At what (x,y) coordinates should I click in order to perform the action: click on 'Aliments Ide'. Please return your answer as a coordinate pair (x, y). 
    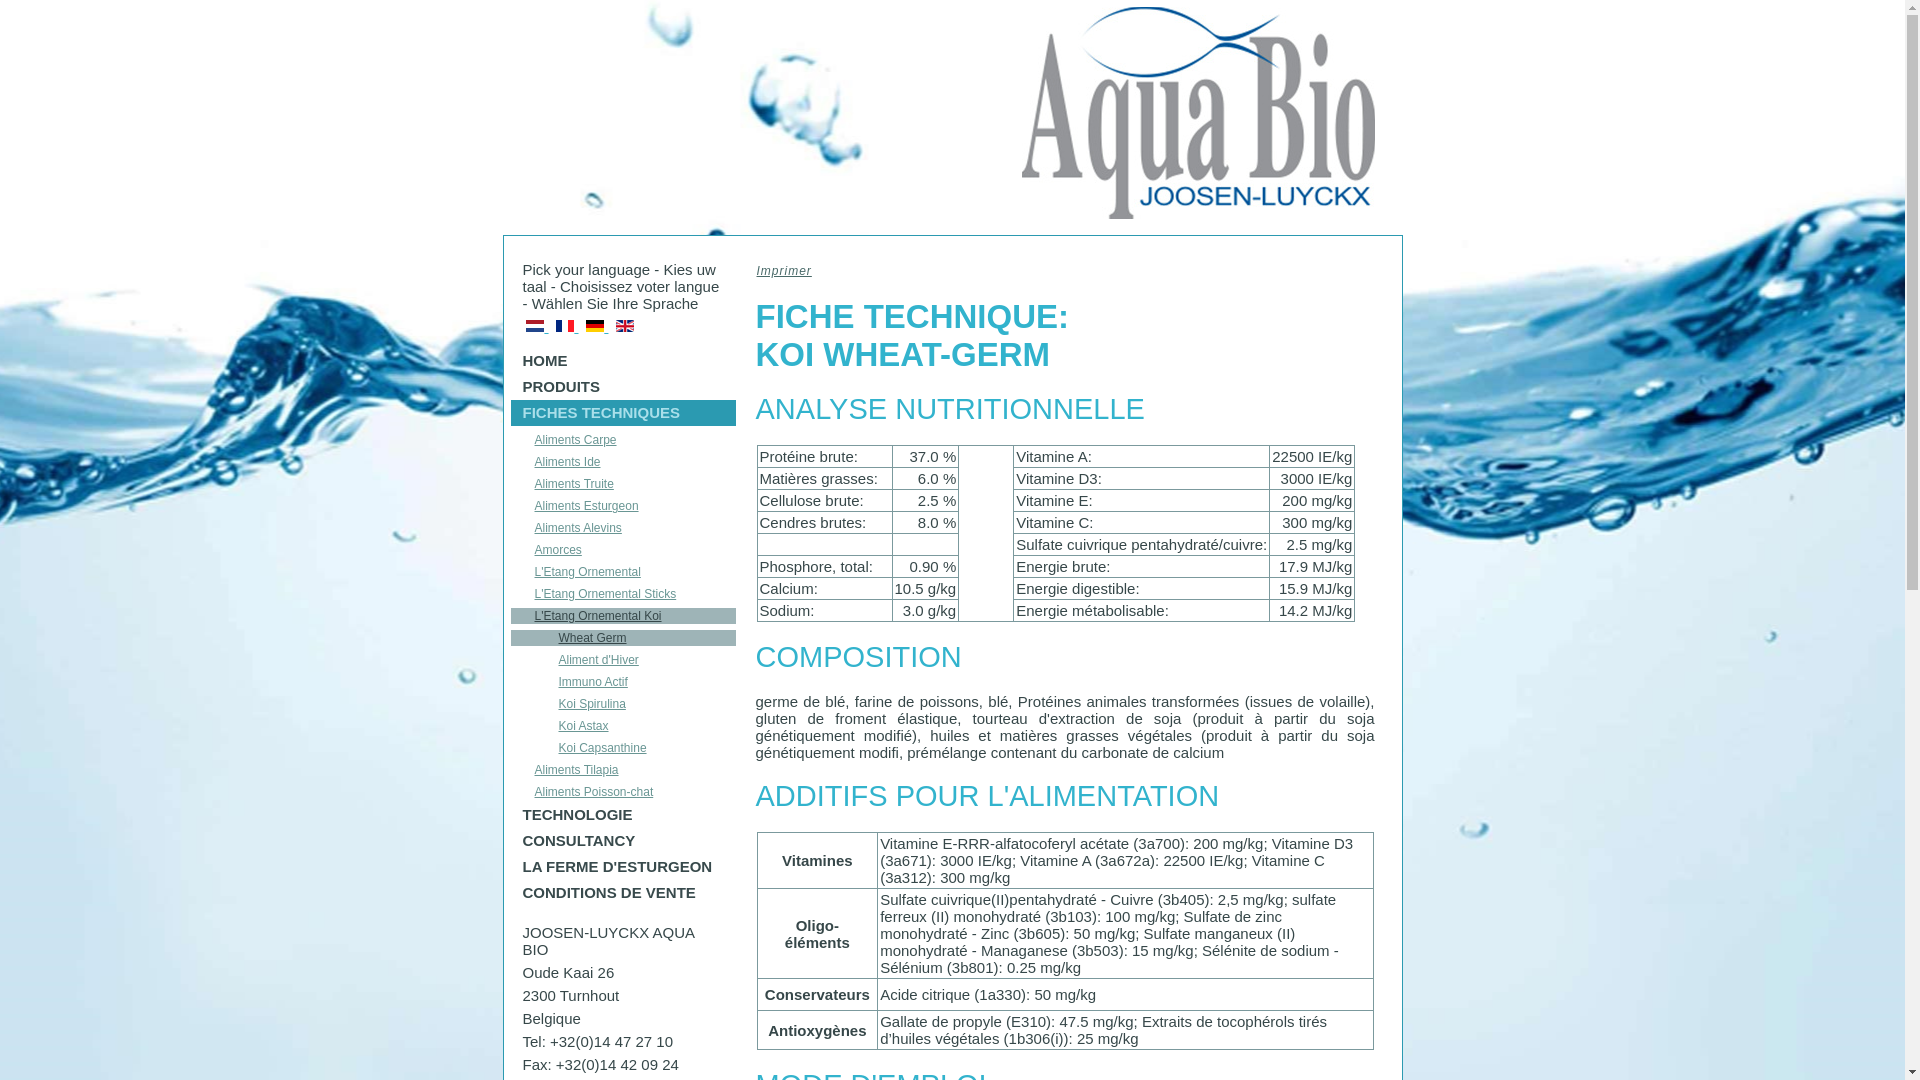
    Looking at the image, I should click on (621, 462).